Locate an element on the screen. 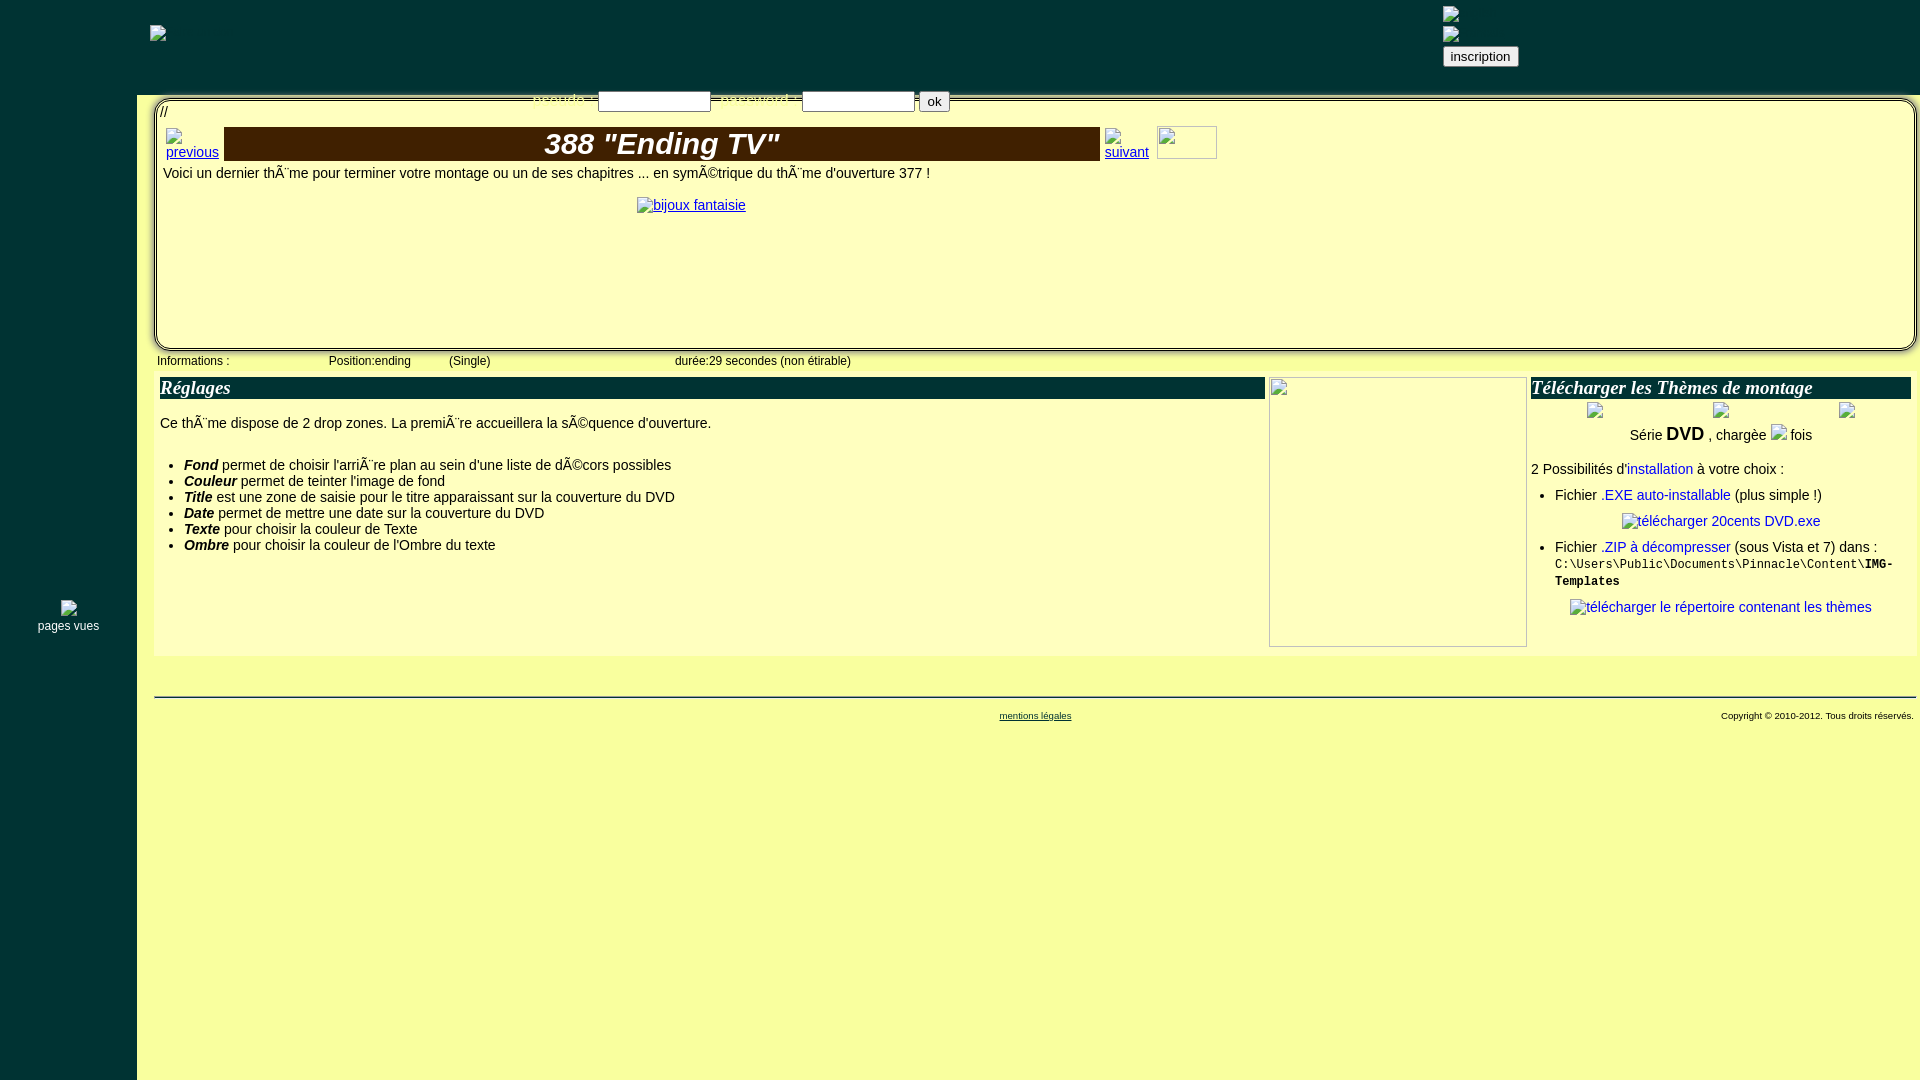 This screenshot has height=1080, width=1920. '.EXE auto-installable' is located at coordinates (1665, 494).